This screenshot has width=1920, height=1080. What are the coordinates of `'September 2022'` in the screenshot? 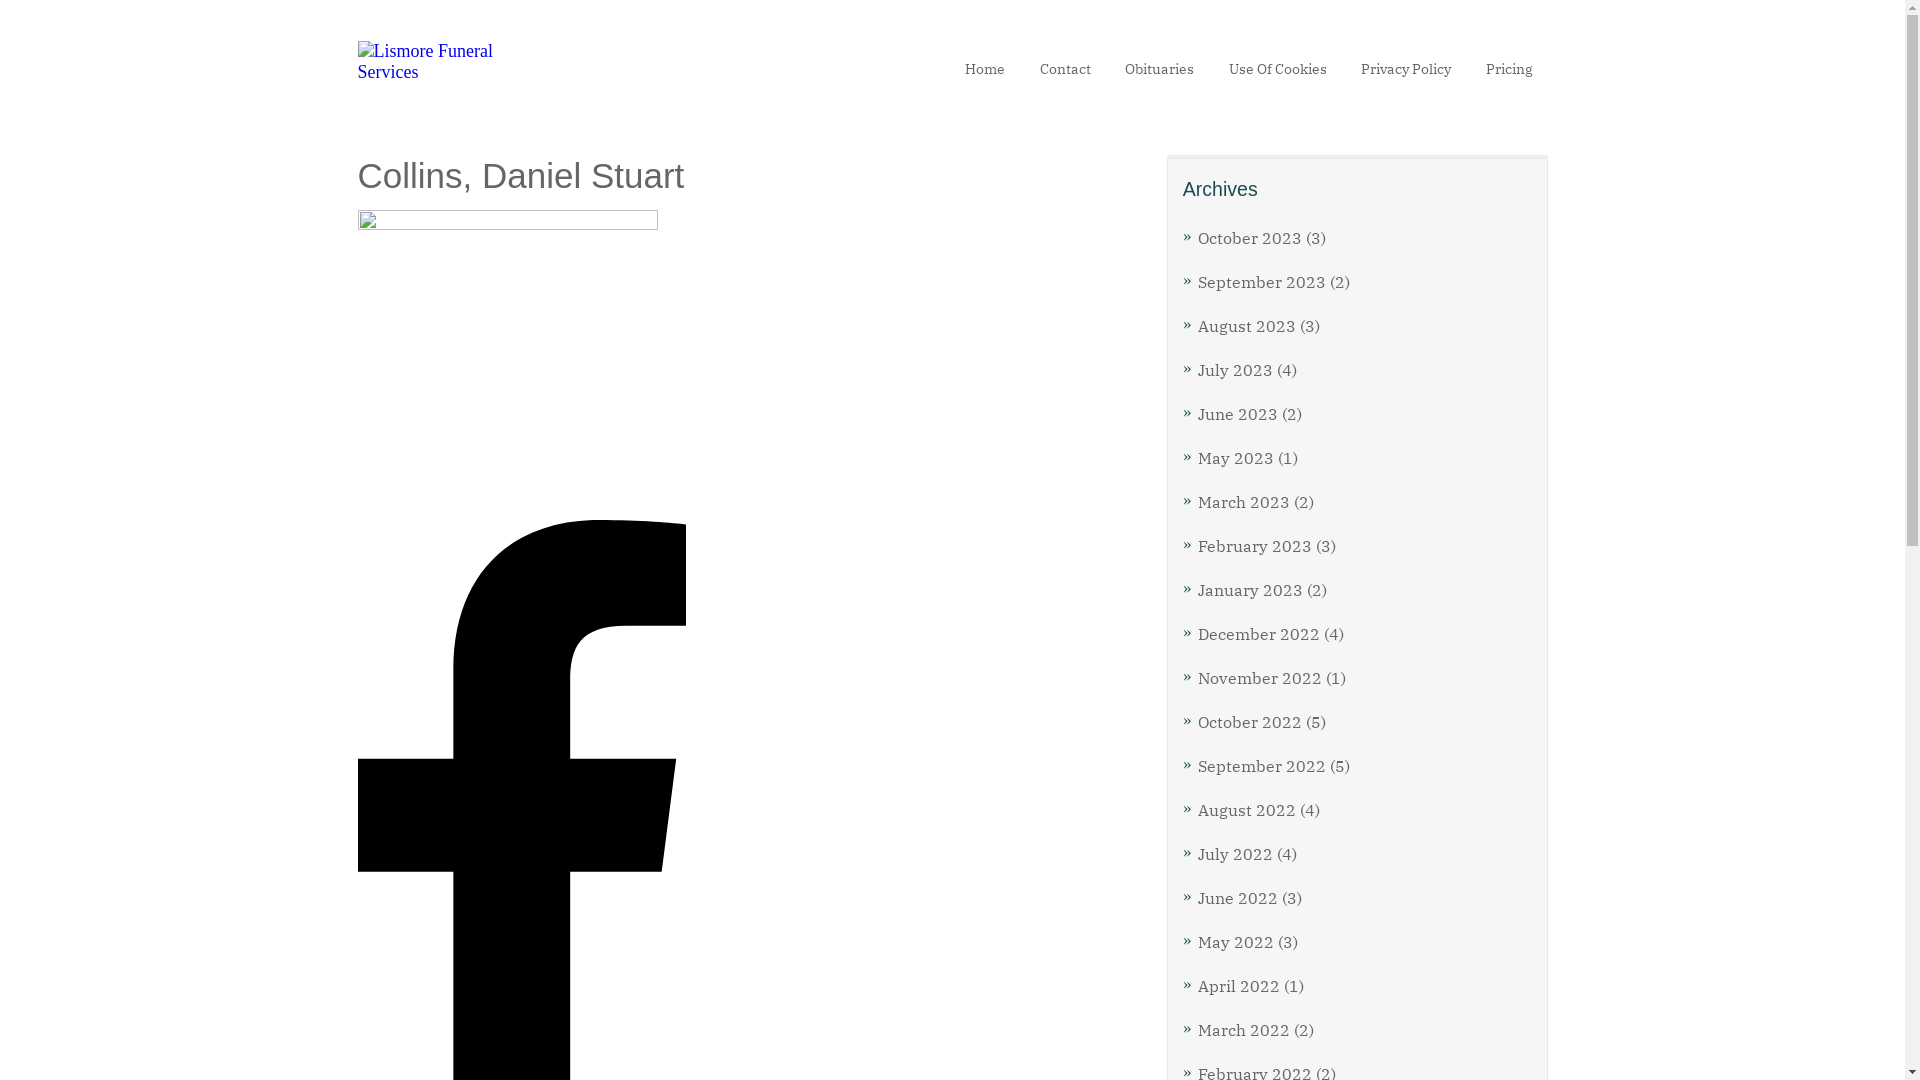 It's located at (1261, 765).